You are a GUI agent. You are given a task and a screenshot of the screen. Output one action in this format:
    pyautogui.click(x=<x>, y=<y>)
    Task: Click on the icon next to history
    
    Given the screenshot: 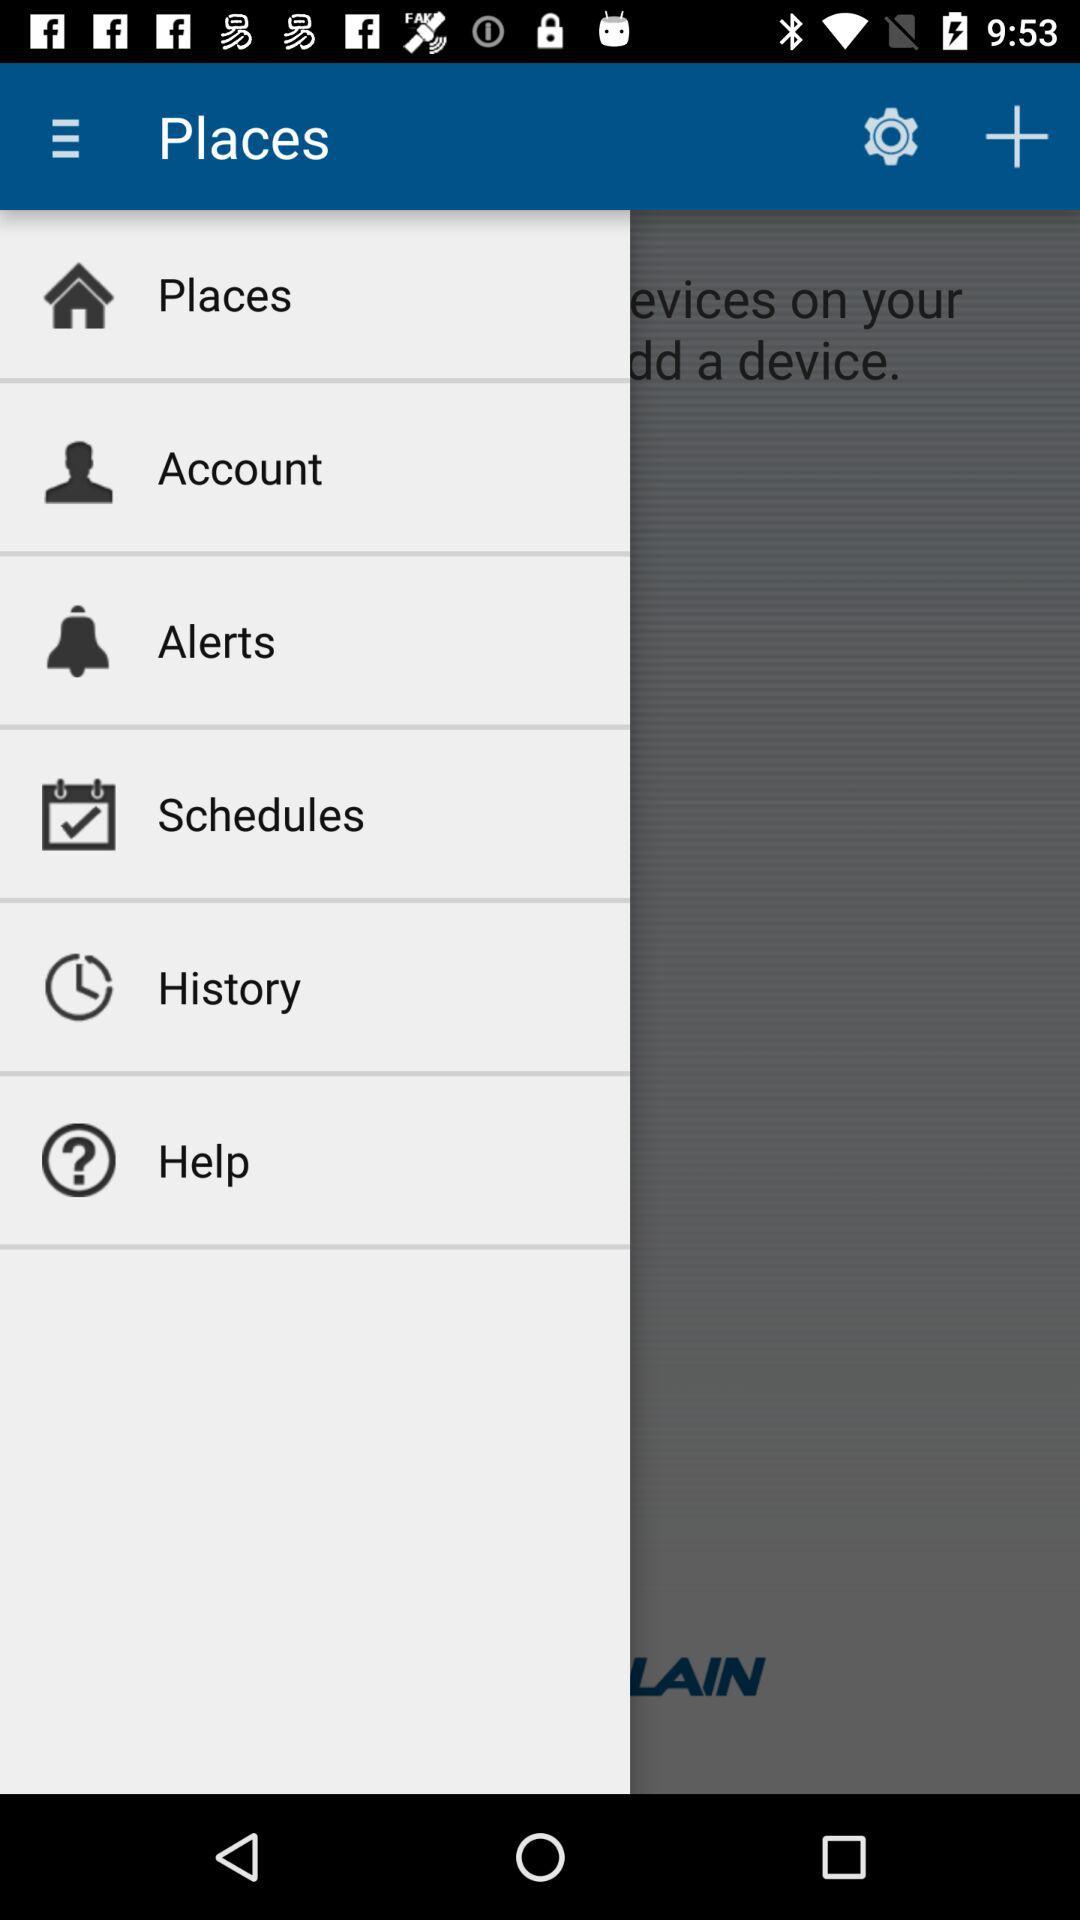 What is the action you would take?
    pyautogui.click(x=77, y=987)
    